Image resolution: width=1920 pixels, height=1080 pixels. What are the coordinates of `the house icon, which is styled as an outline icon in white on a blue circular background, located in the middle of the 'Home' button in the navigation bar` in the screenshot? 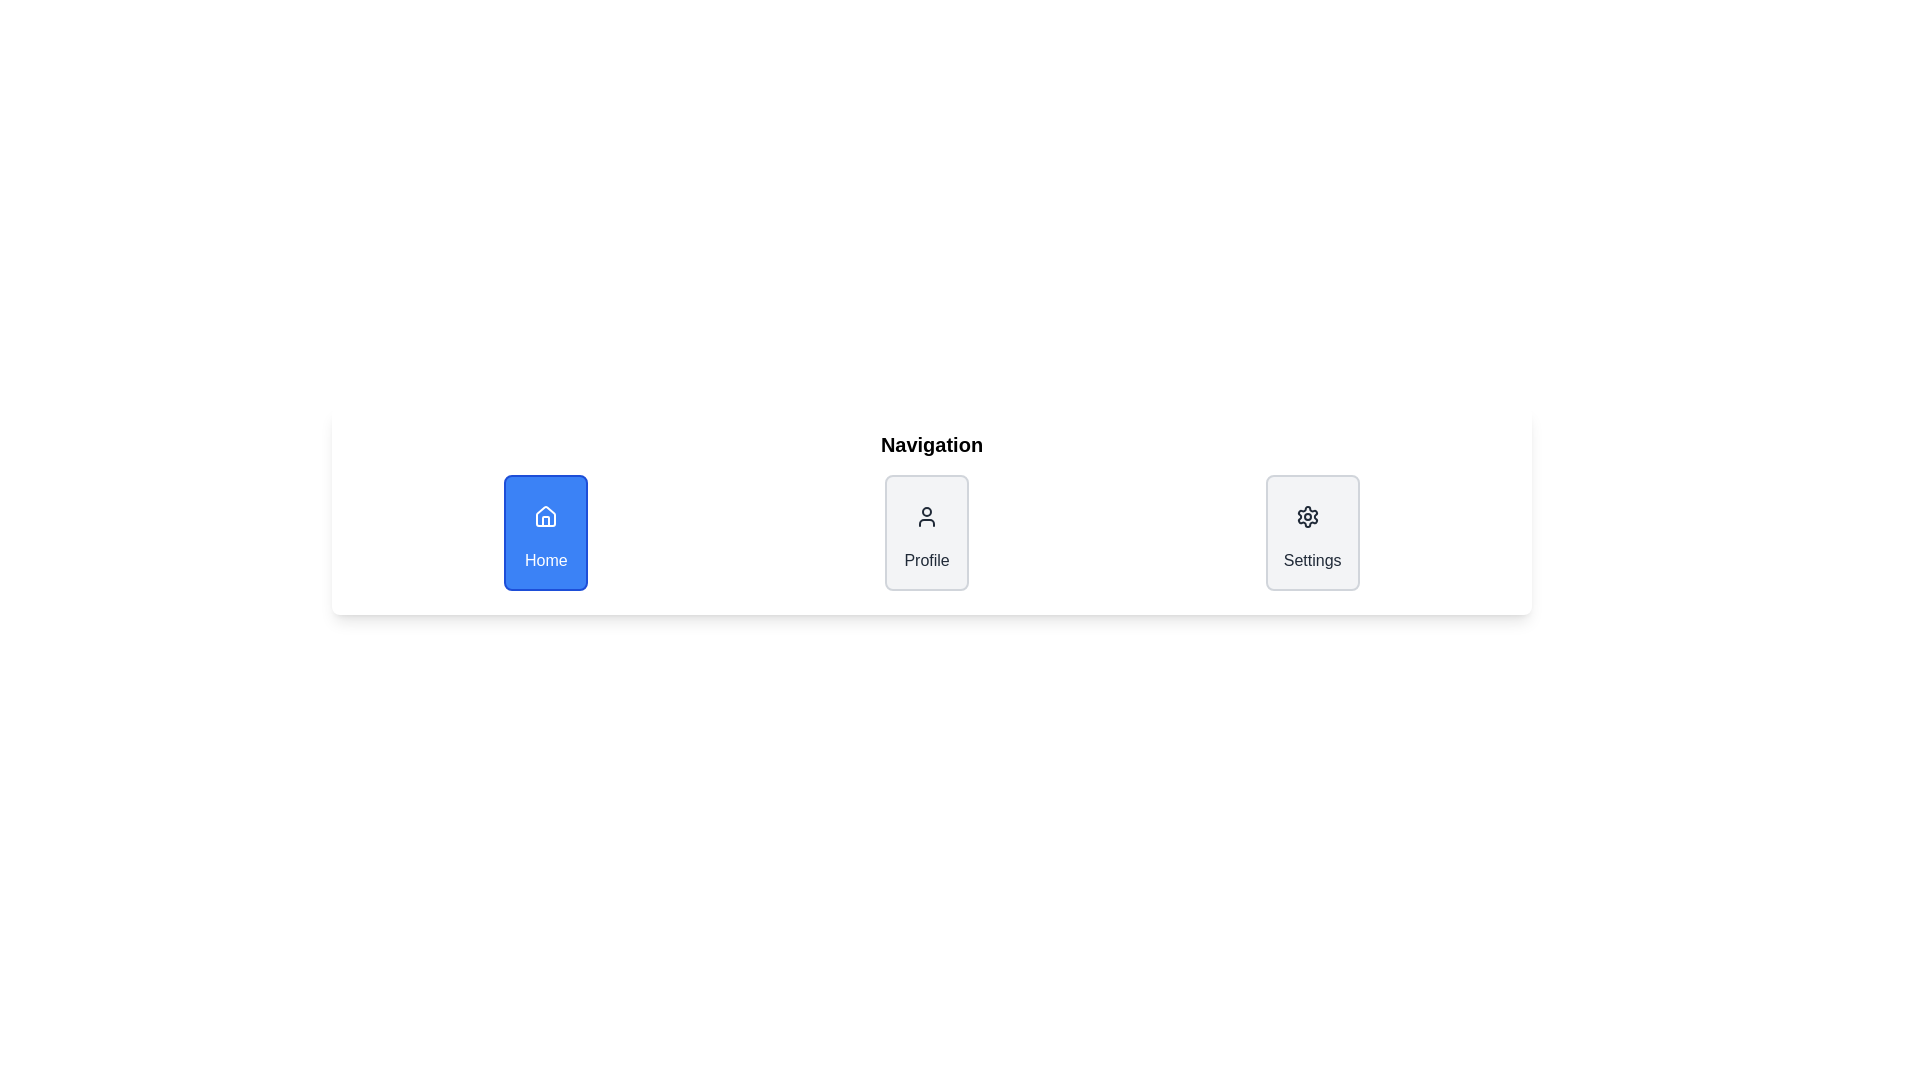 It's located at (546, 515).